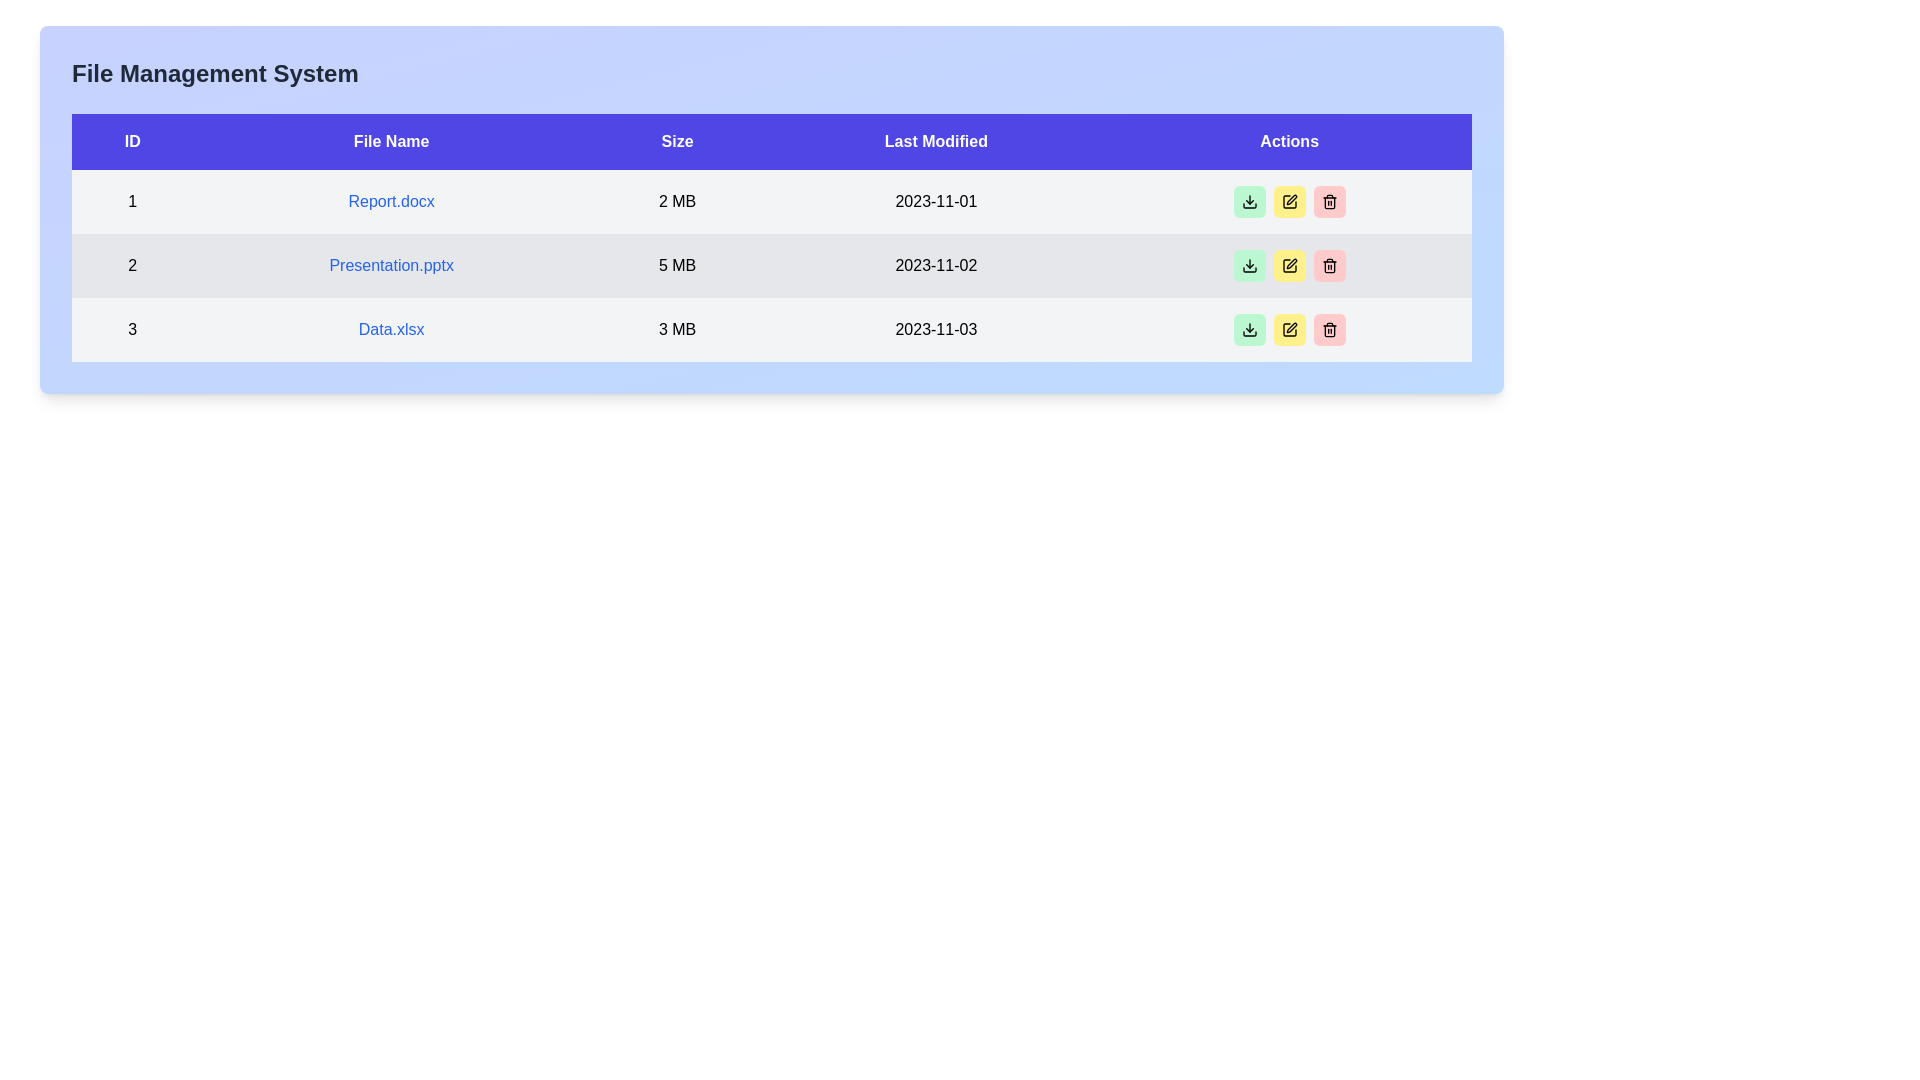 Image resolution: width=1920 pixels, height=1080 pixels. What do you see at coordinates (1289, 141) in the screenshot?
I see `the Table header cell labeled 'Actions', which is the fifth header in the row containing 'ID', 'File Name', 'Size', 'Last Modified', and 'Actions'` at bounding box center [1289, 141].